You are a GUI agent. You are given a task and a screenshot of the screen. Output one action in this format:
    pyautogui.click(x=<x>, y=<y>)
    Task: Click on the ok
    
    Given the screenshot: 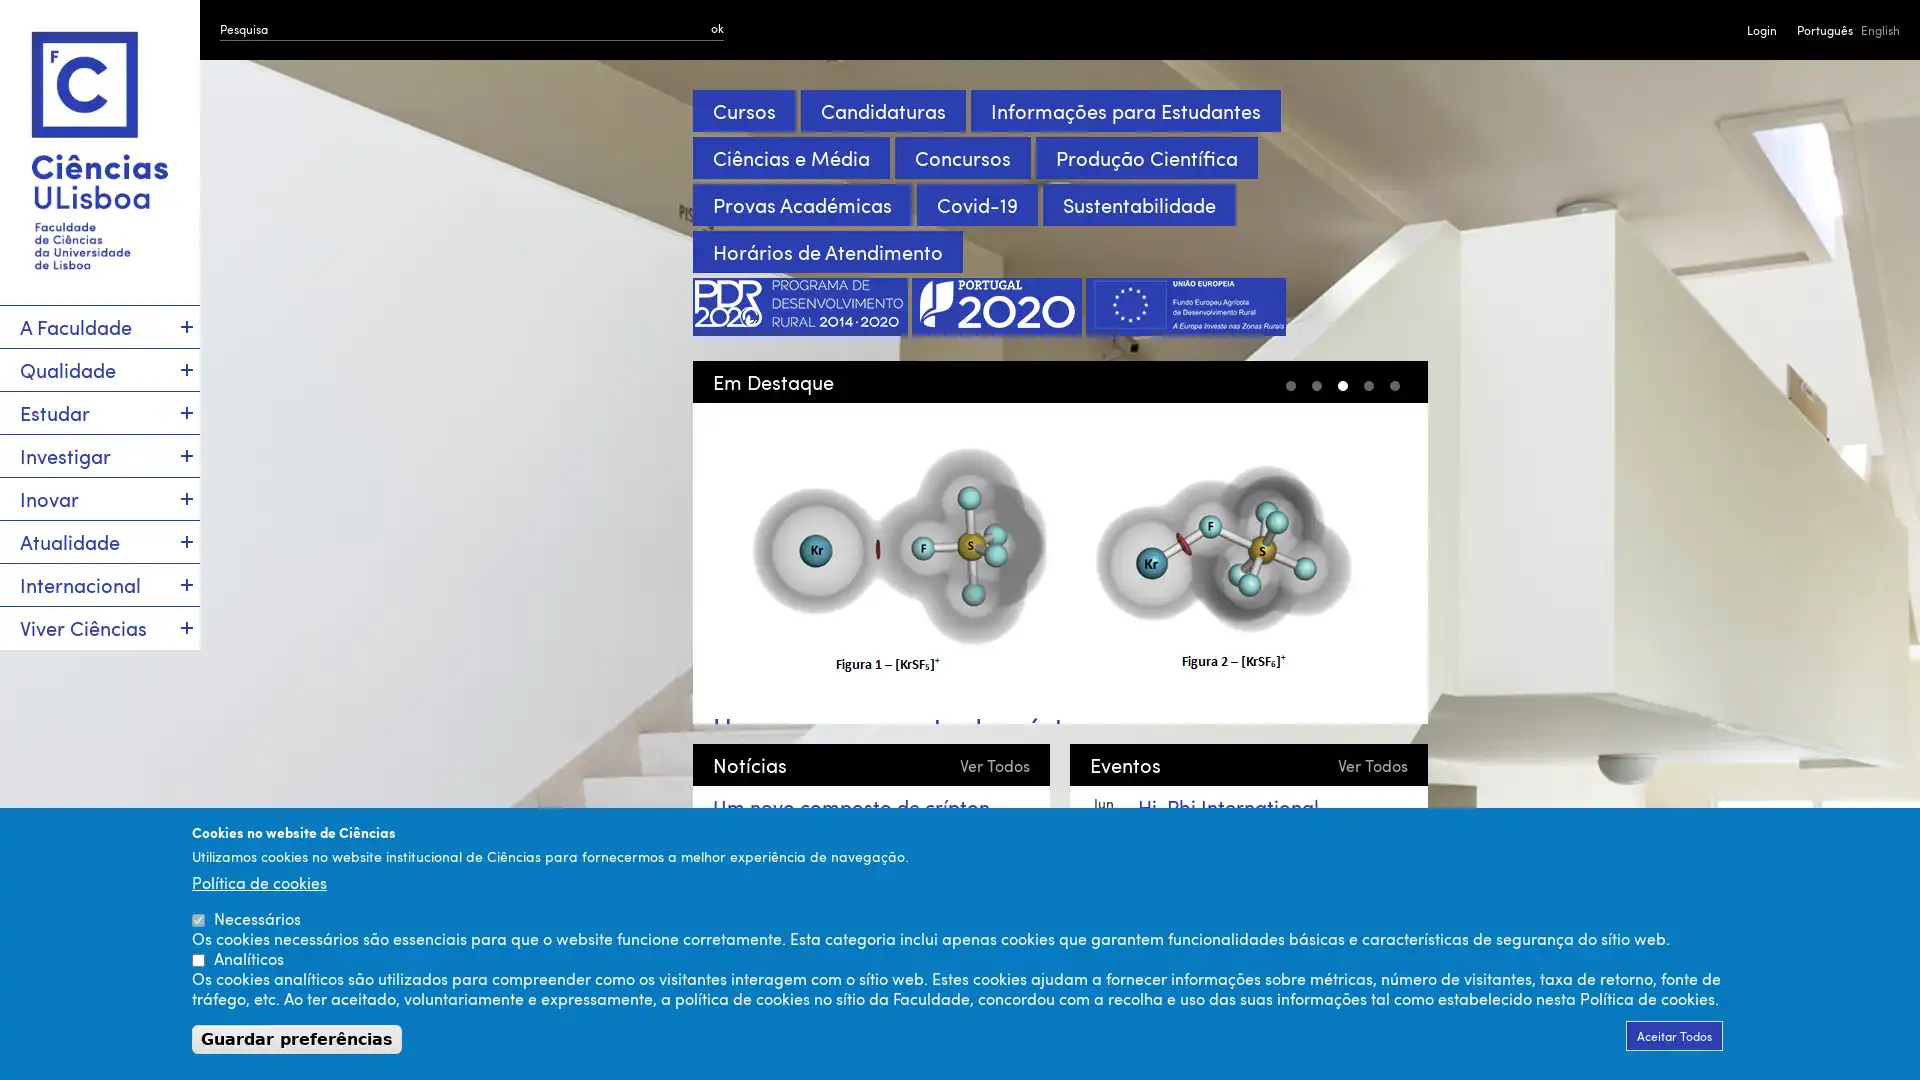 What is the action you would take?
    pyautogui.click(x=717, y=27)
    